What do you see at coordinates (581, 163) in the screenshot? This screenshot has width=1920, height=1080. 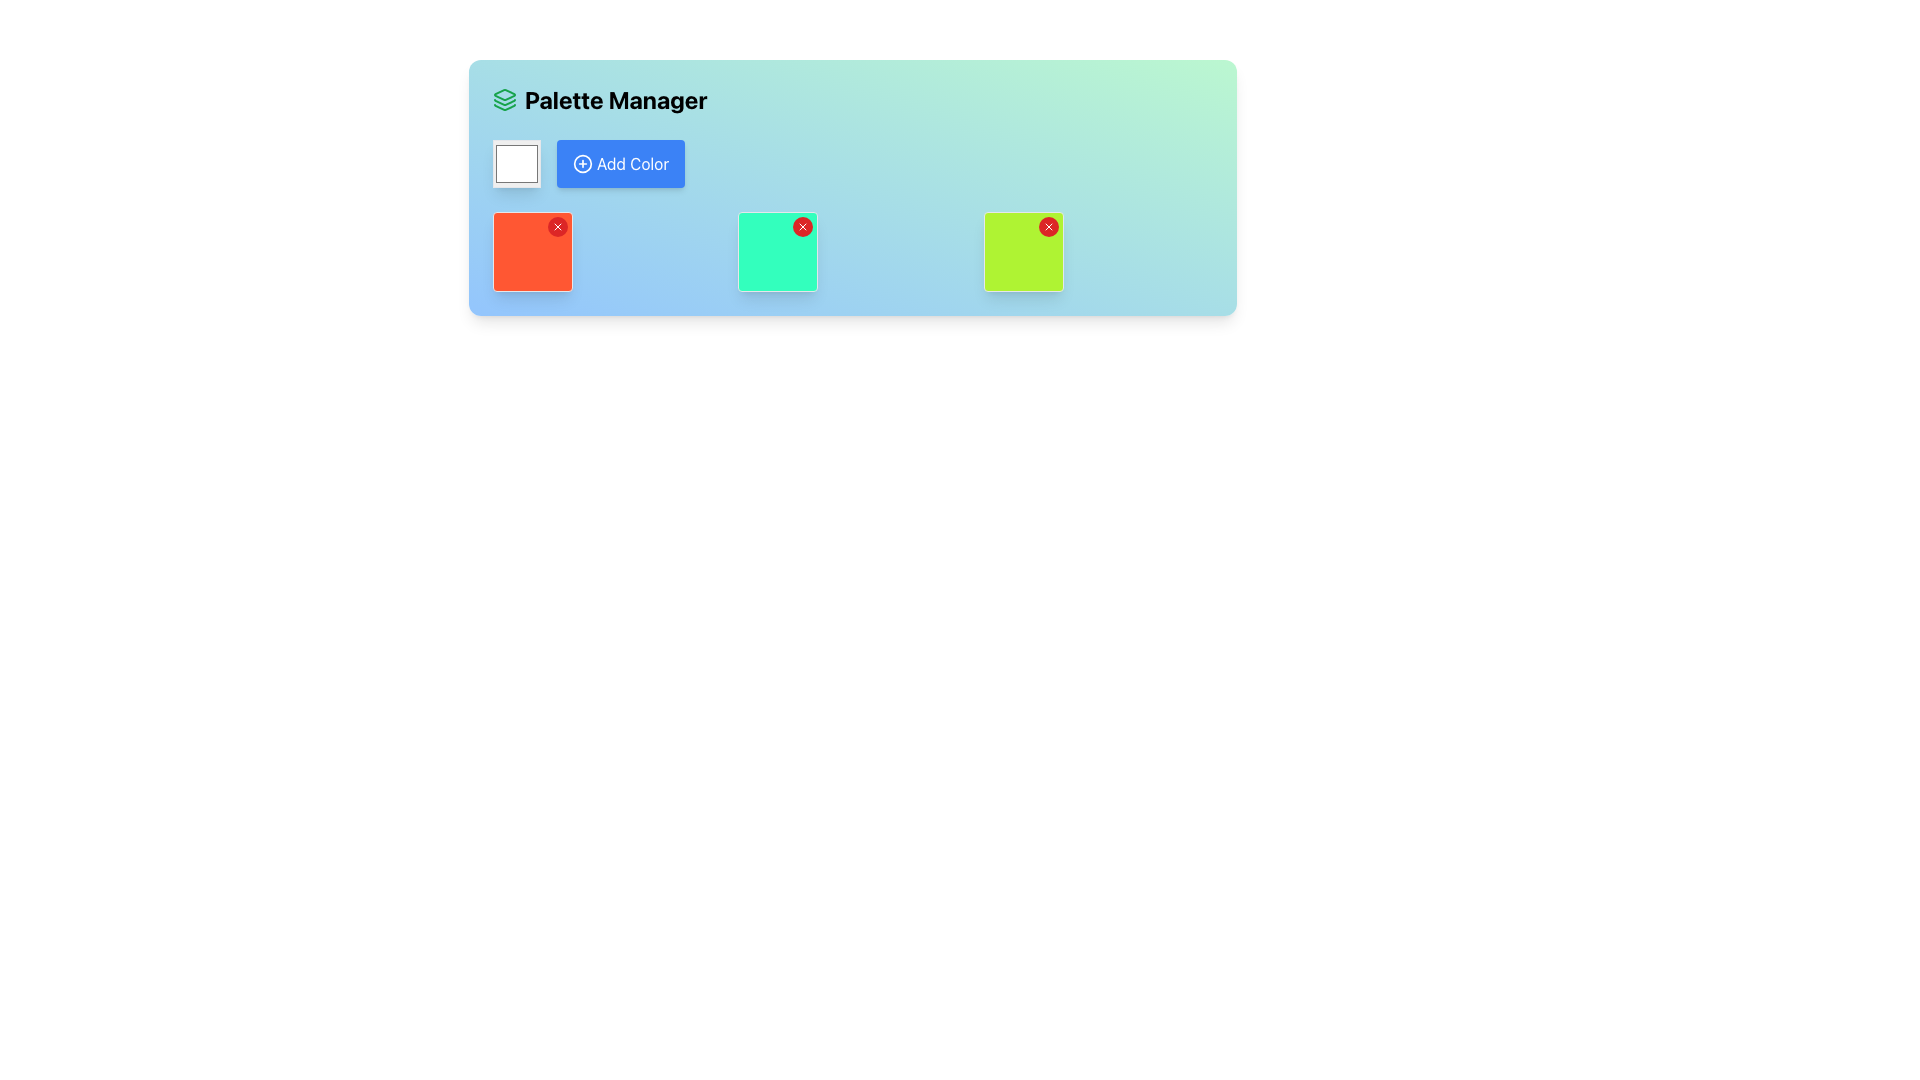 I see `the circular icon with a plus symbol in the center, which is part of the 'Add Color' button located in the upper part of the interface` at bounding box center [581, 163].